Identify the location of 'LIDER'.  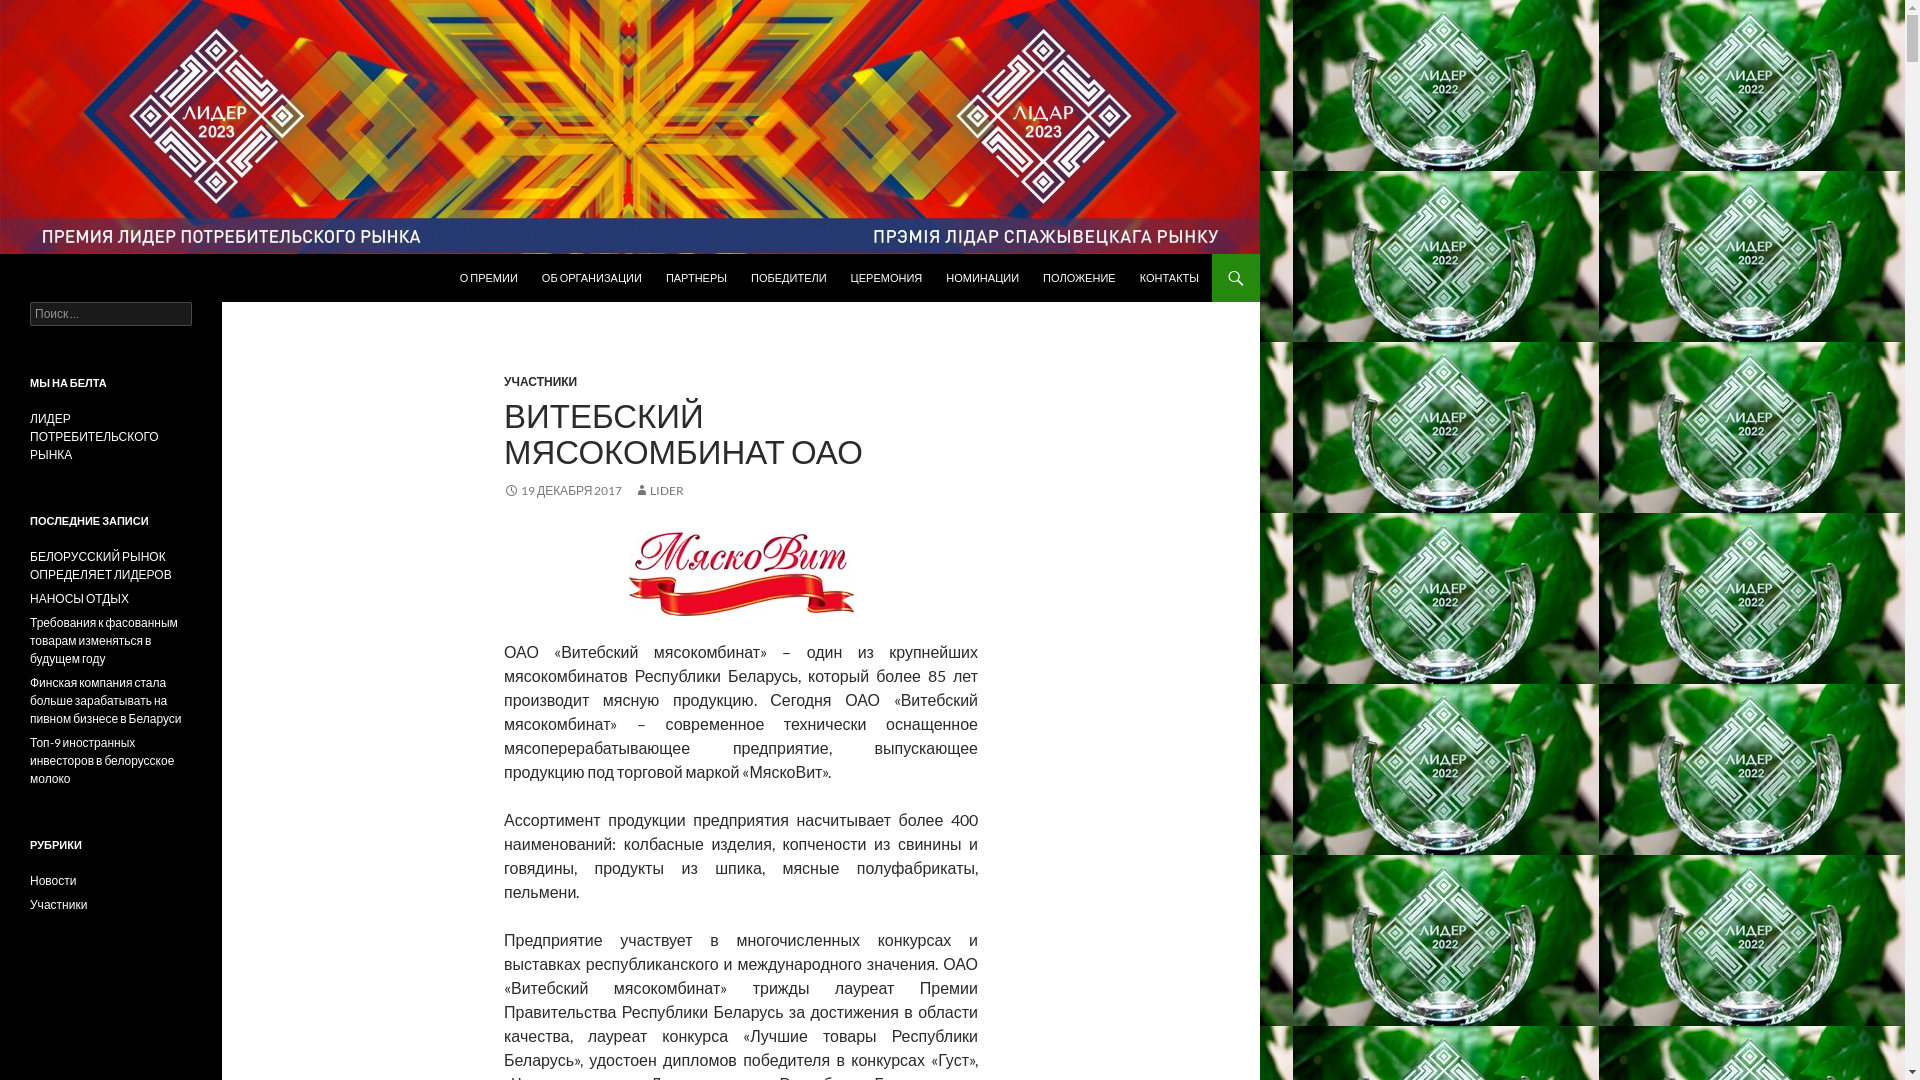
(632, 490).